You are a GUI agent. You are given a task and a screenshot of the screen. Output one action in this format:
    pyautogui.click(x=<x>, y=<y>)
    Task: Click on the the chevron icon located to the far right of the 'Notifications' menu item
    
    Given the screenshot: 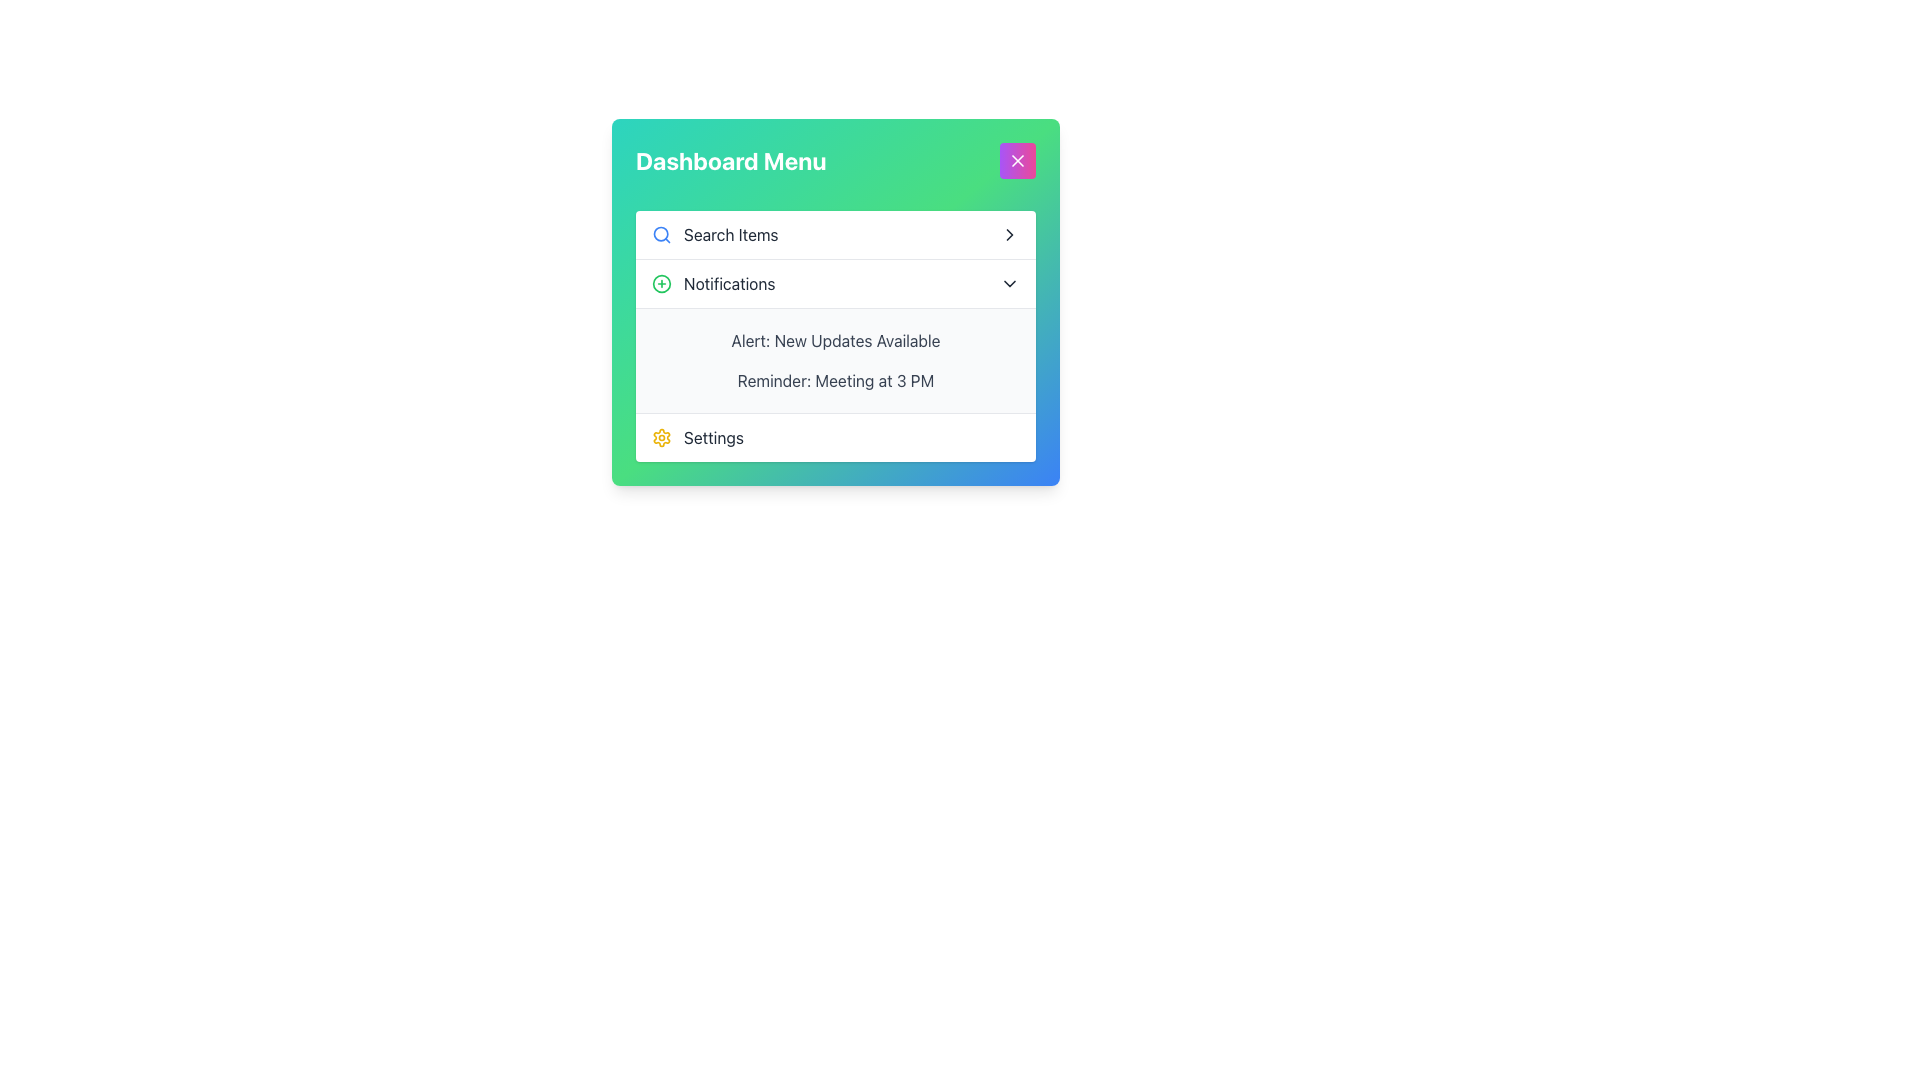 What is the action you would take?
    pyautogui.click(x=1009, y=284)
    